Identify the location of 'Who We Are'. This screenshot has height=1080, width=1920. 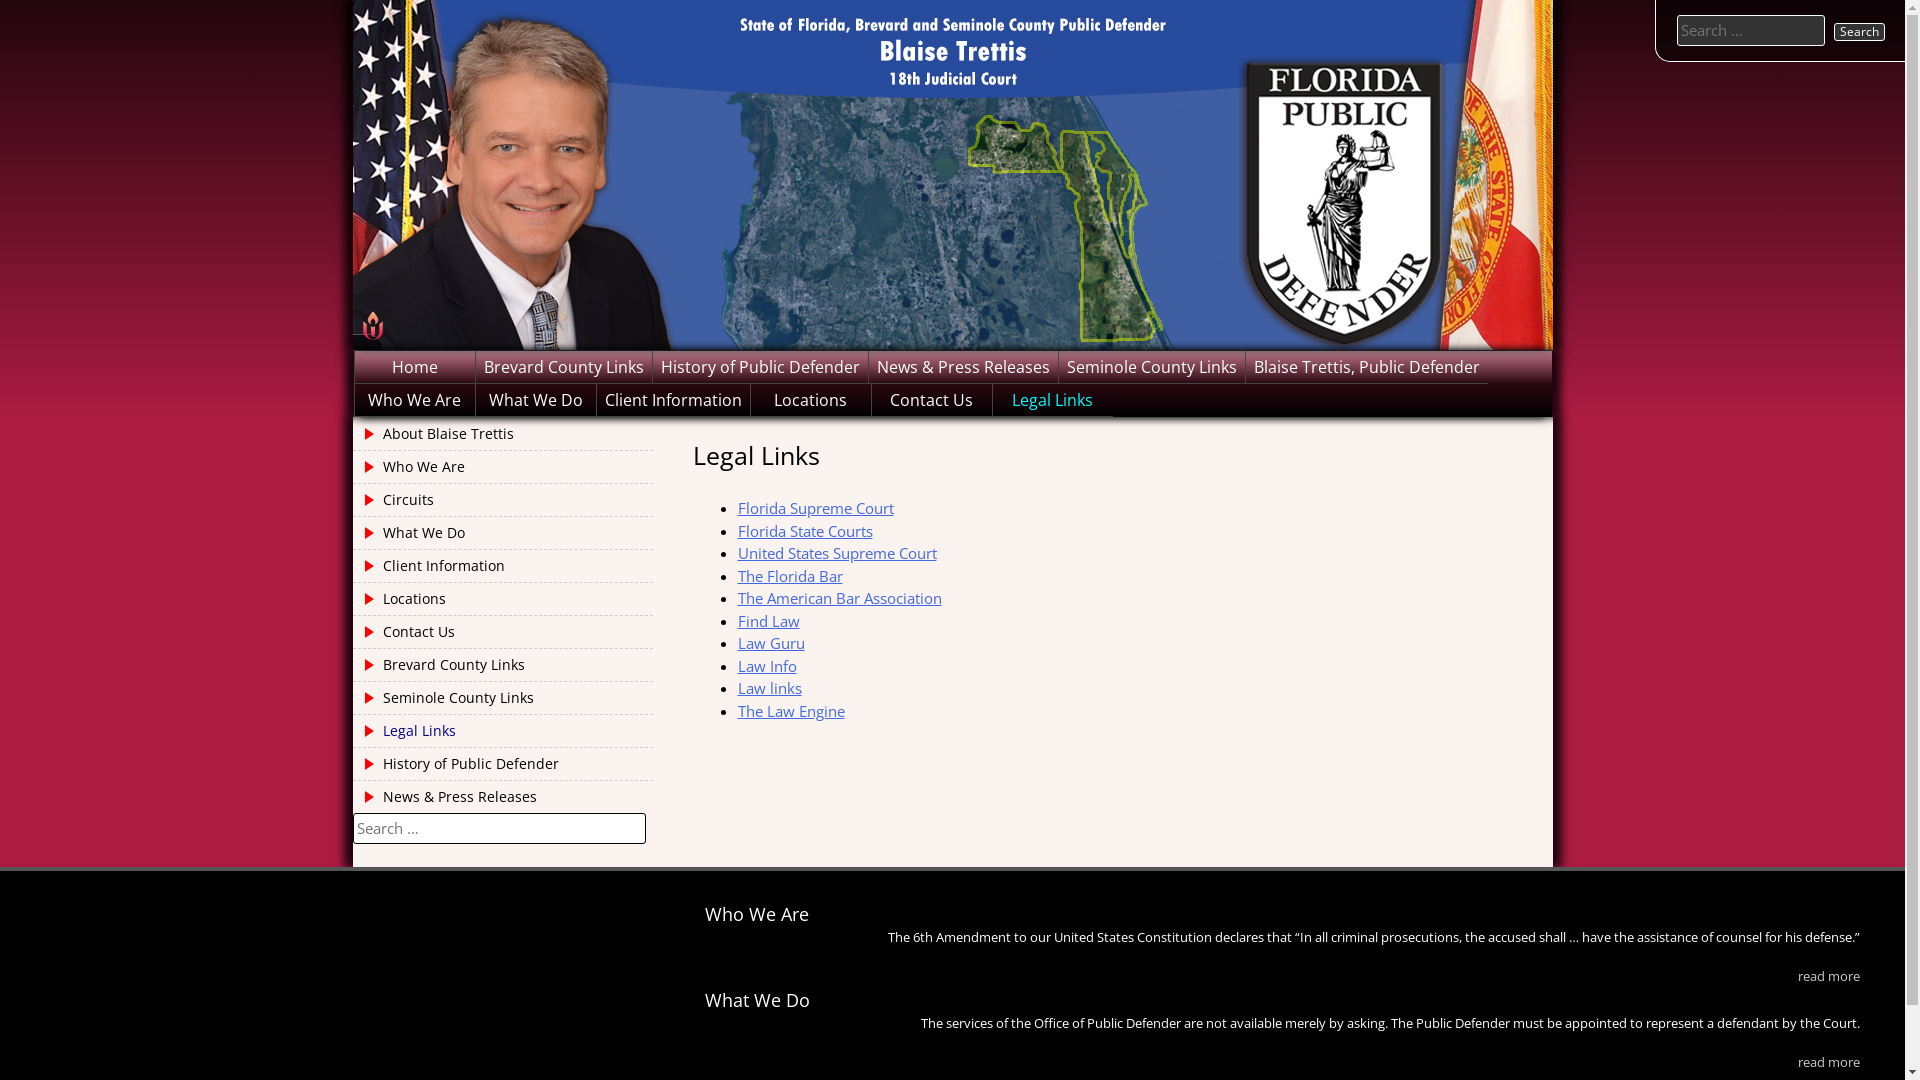
(412, 400).